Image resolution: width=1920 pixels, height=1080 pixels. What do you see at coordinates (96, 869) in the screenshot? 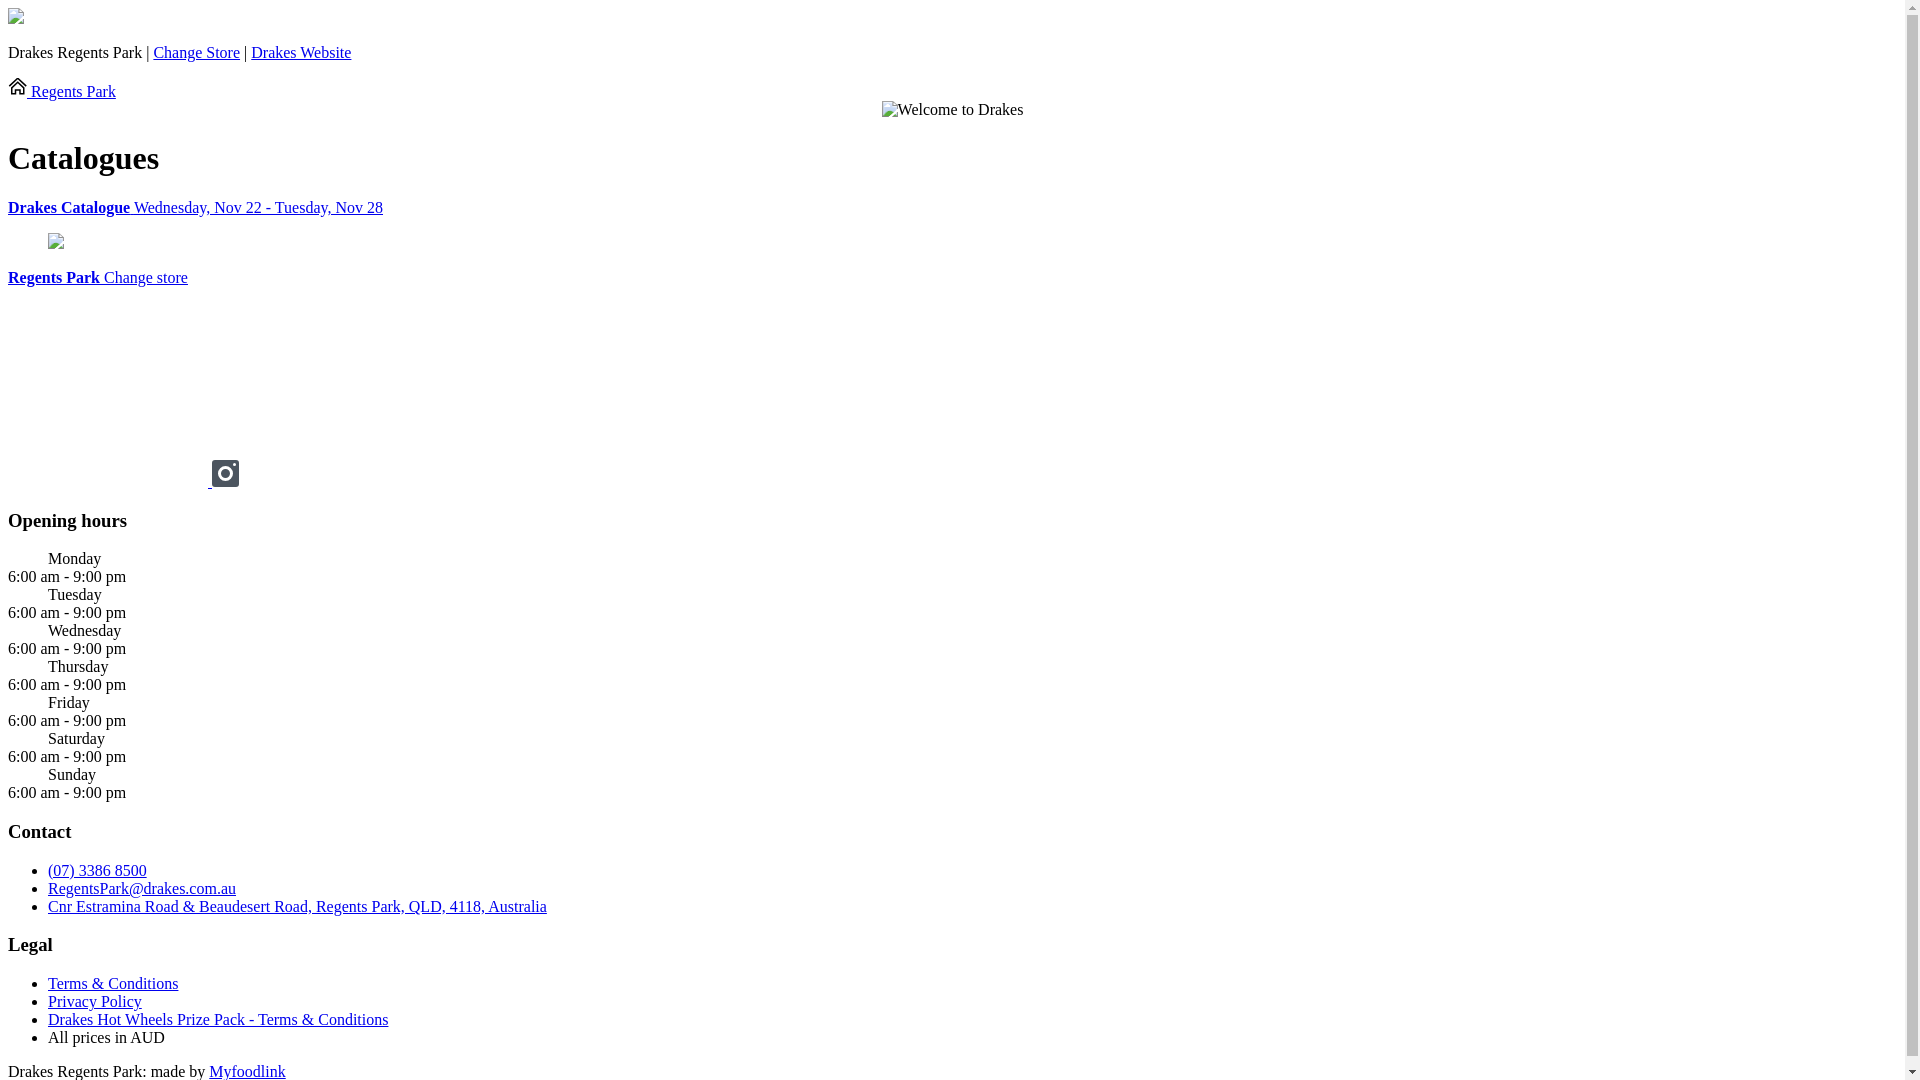
I see `'(07) 3386 8500'` at bounding box center [96, 869].